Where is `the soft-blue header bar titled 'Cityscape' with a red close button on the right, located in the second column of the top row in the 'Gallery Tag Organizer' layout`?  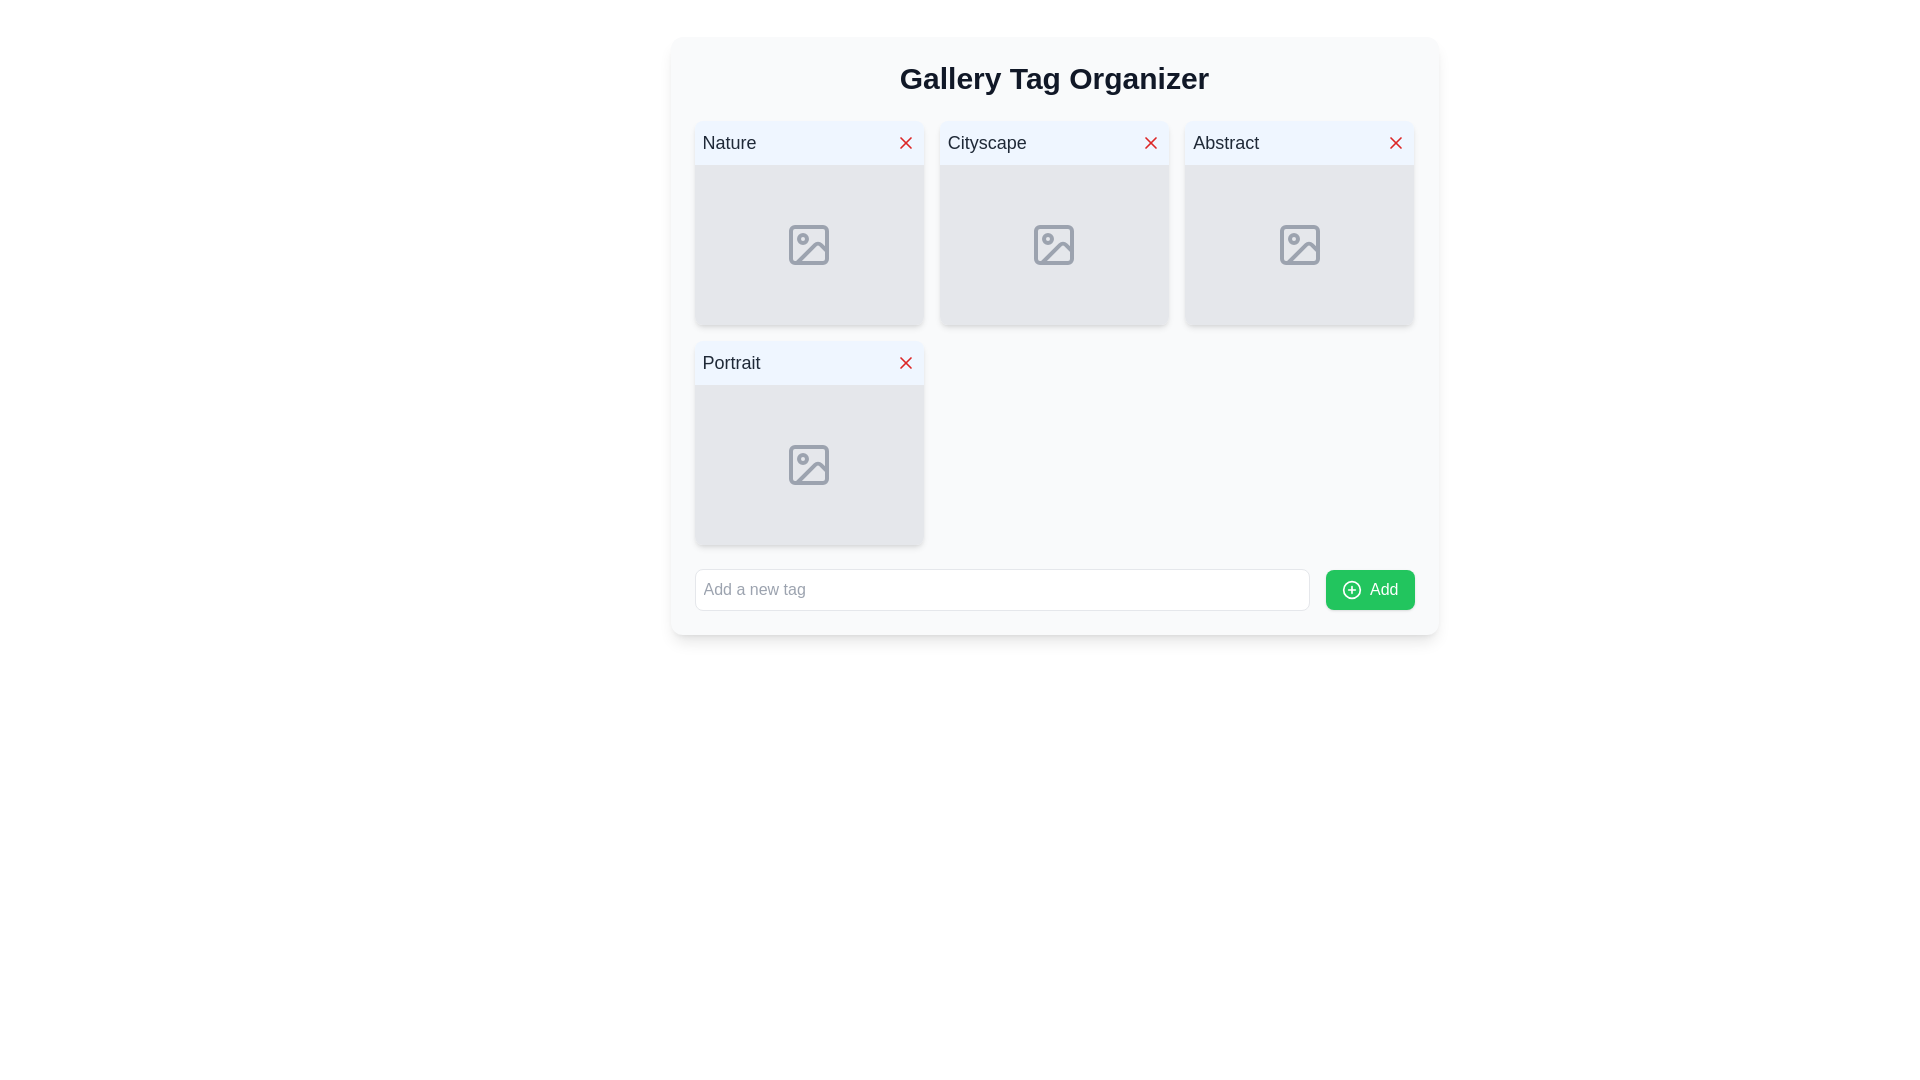
the soft-blue header bar titled 'Cityscape' with a red close button on the right, located in the second column of the top row in the 'Gallery Tag Organizer' layout is located at coordinates (1053, 141).